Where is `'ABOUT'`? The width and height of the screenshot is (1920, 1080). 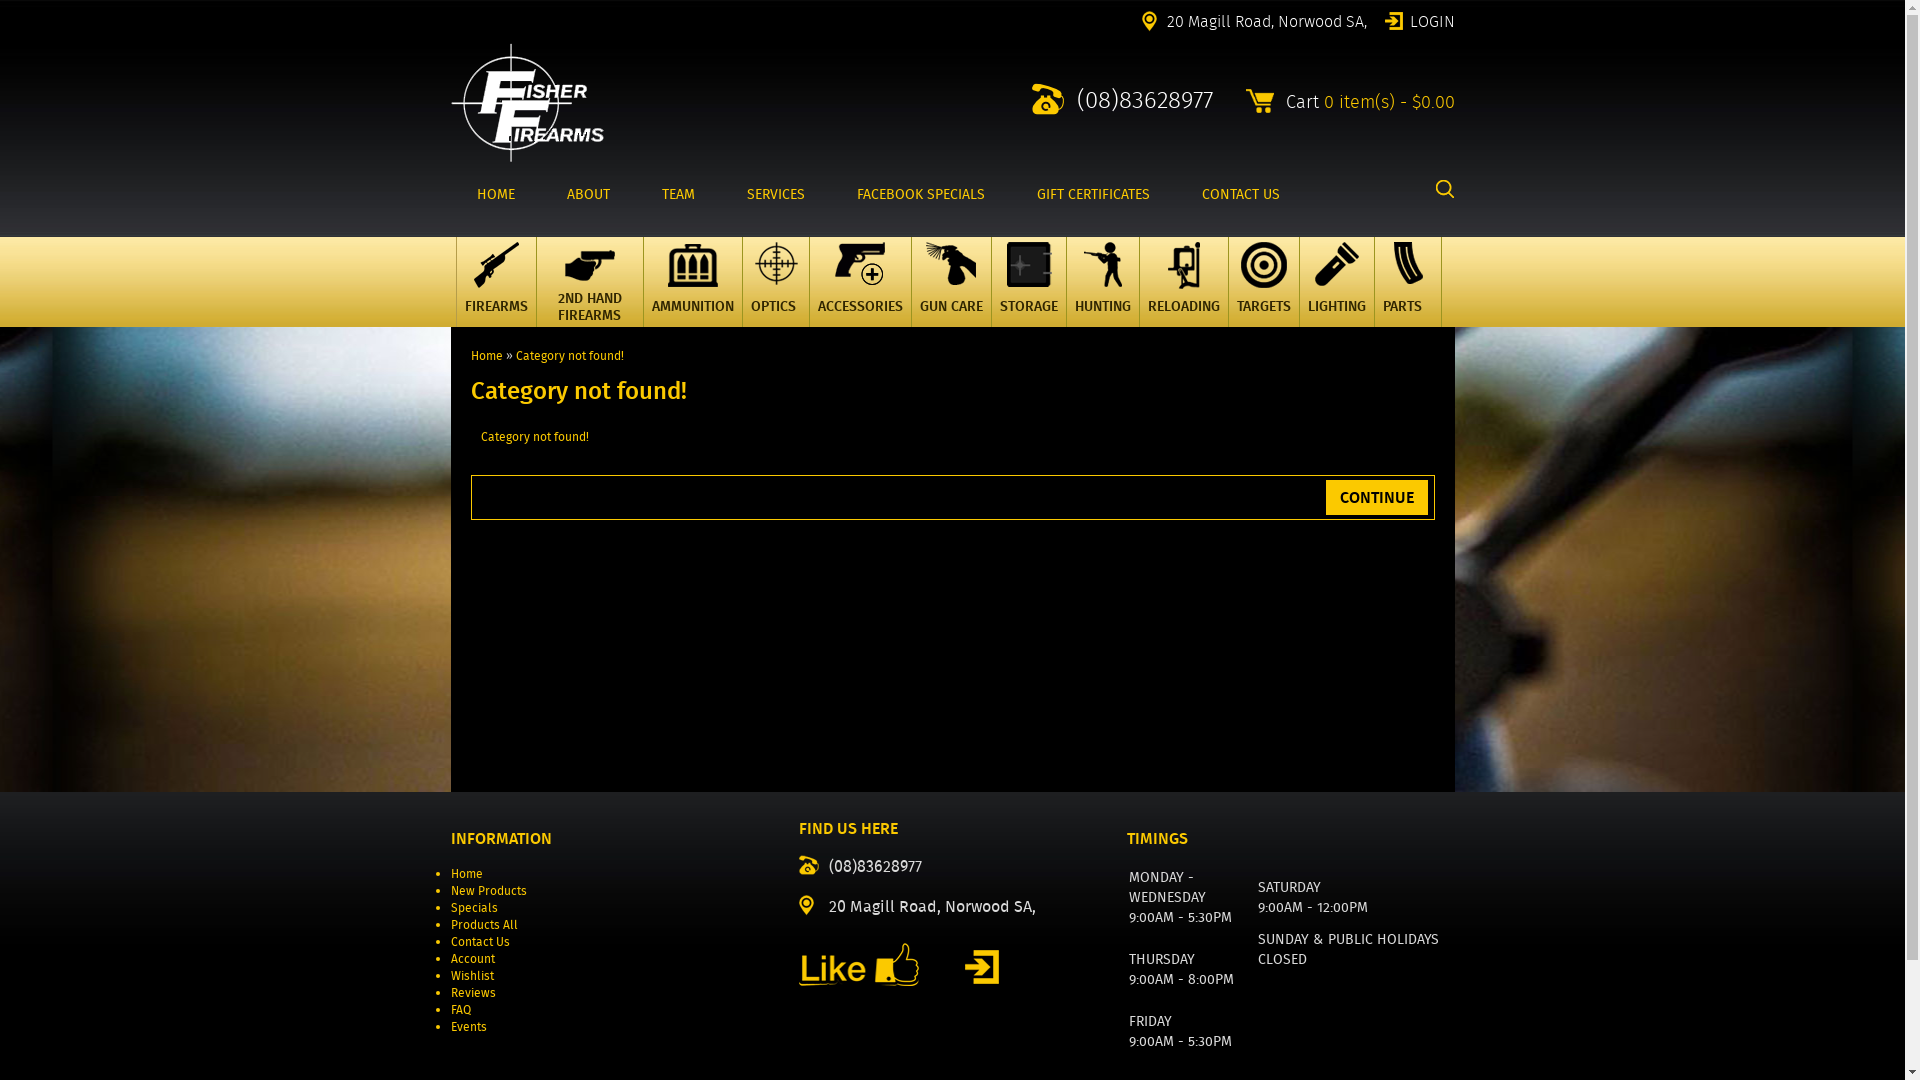
'ABOUT' is located at coordinates (586, 194).